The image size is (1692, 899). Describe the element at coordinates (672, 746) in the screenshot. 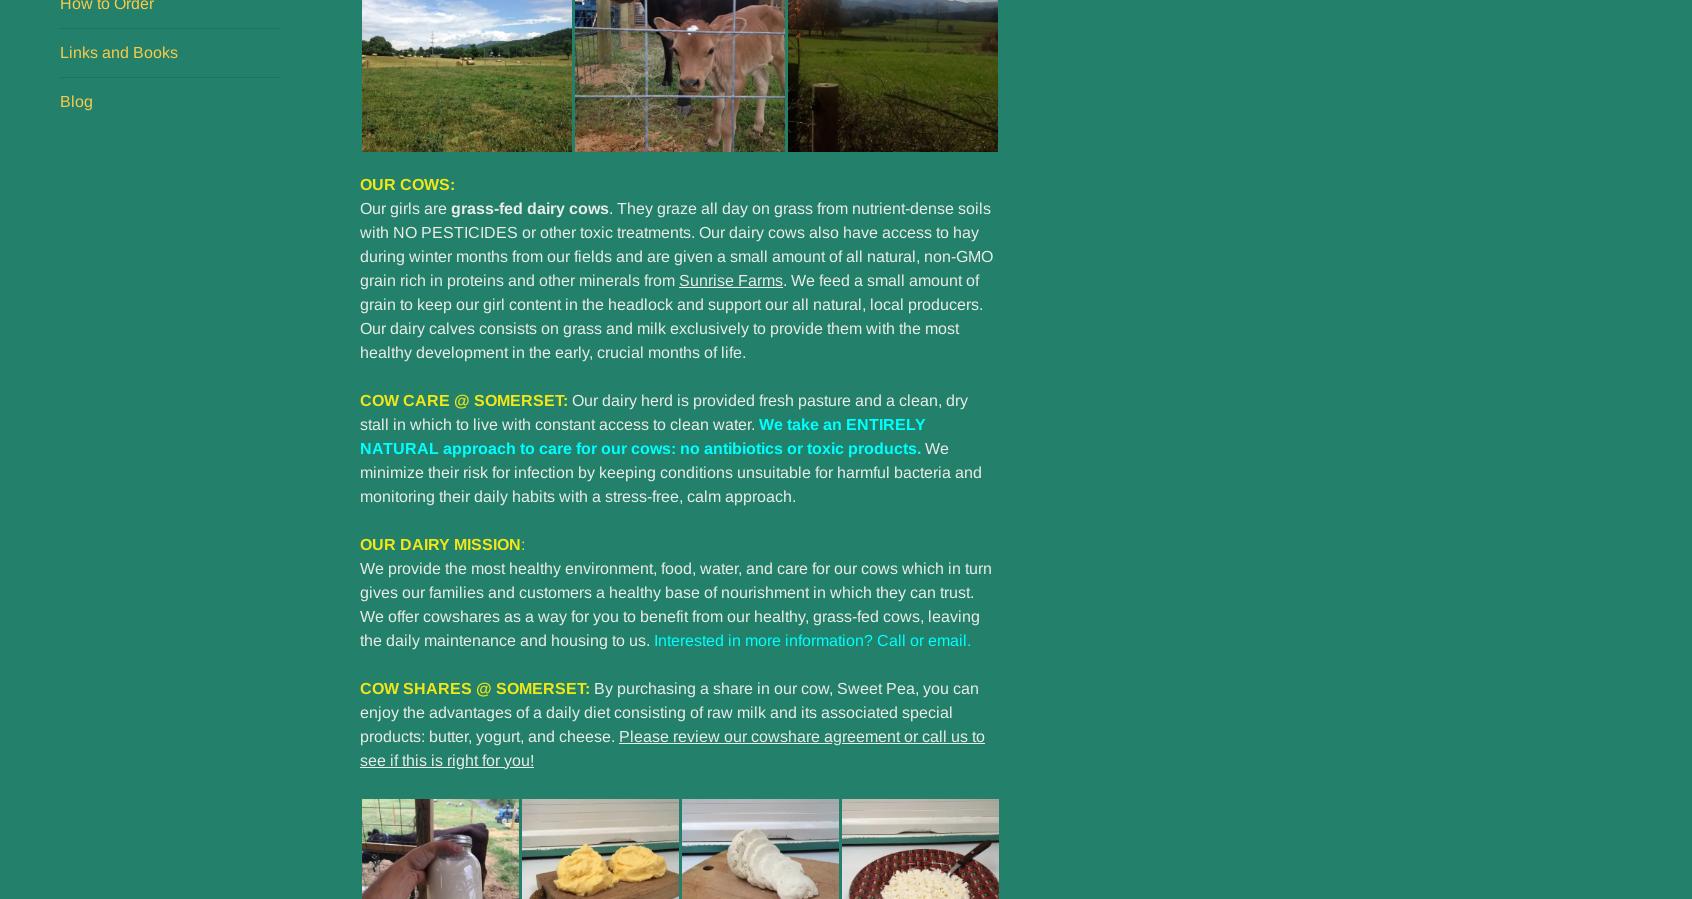

I see `'Please review our cowshare agreement or call us to see if this is right for you!'` at that location.